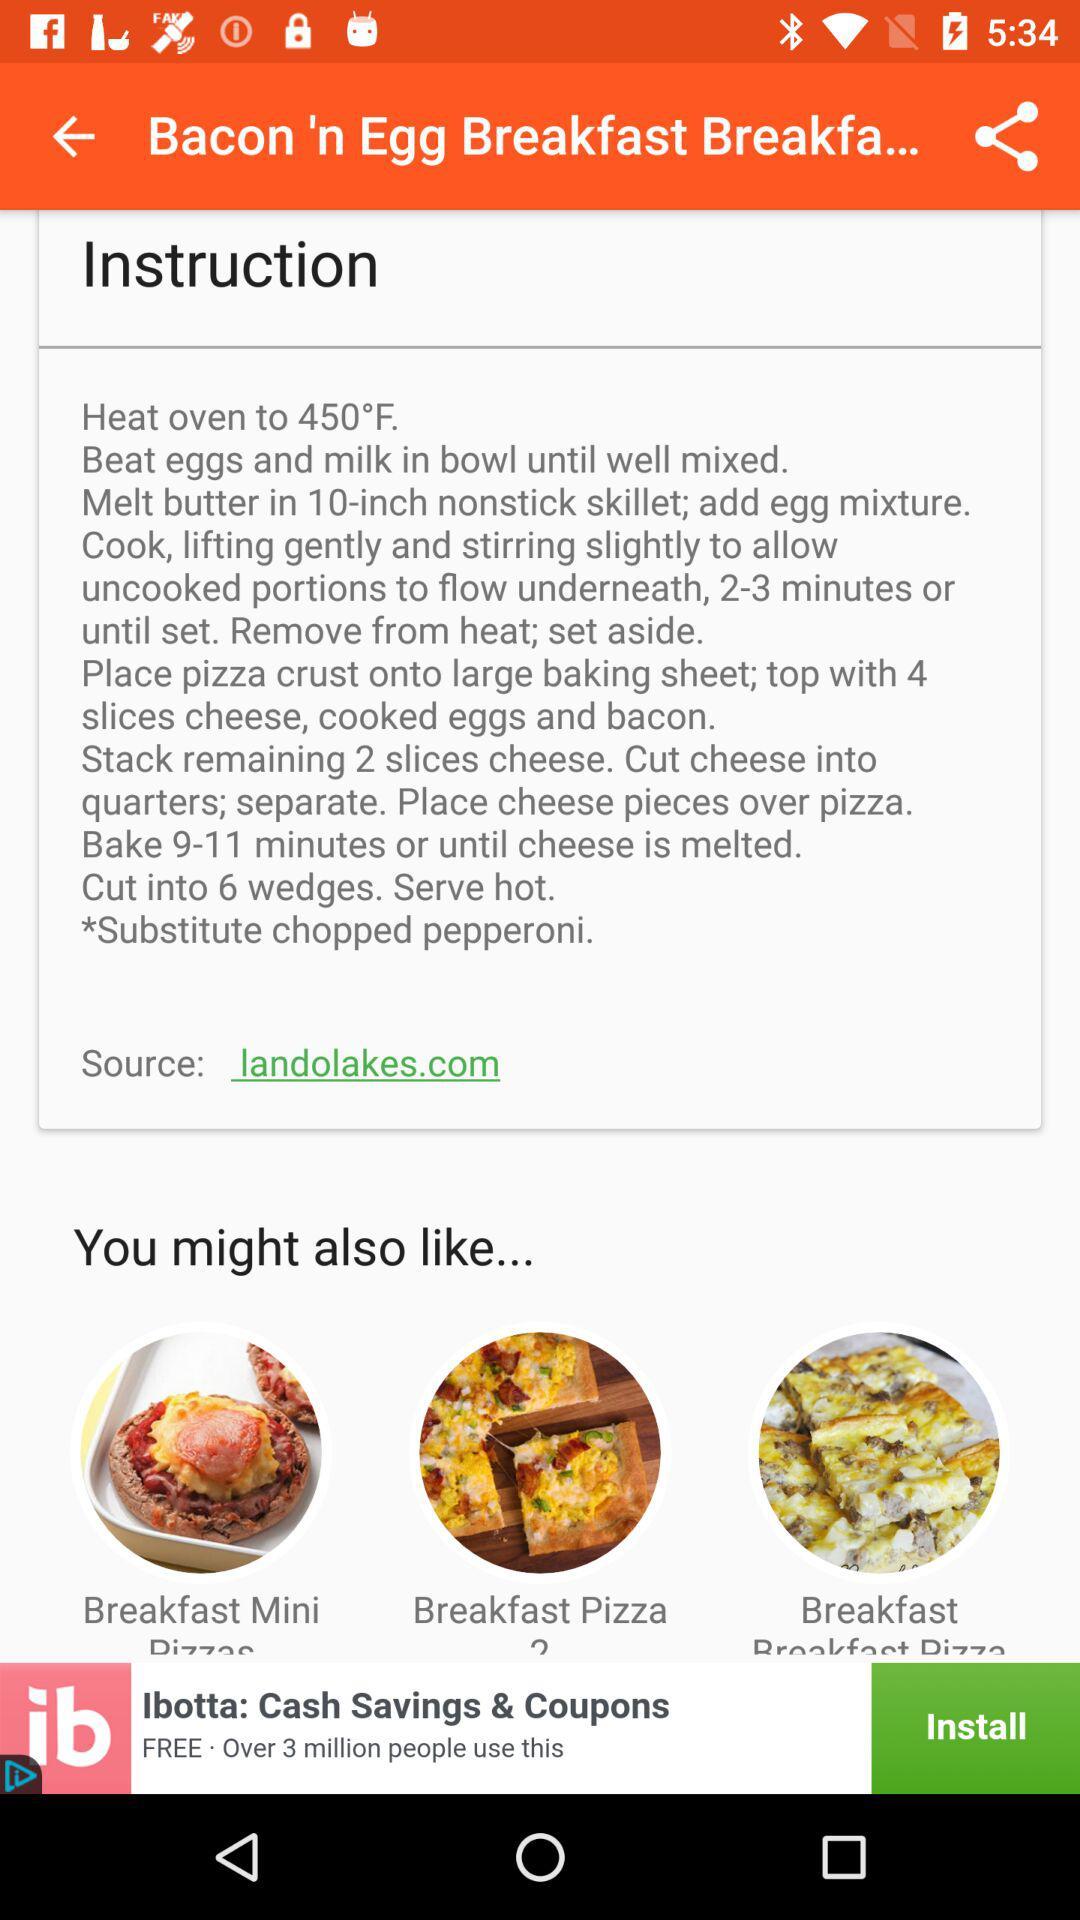 This screenshot has height=1920, width=1080. I want to click on share icon which is at the top right side of the page, so click(1006, 136).